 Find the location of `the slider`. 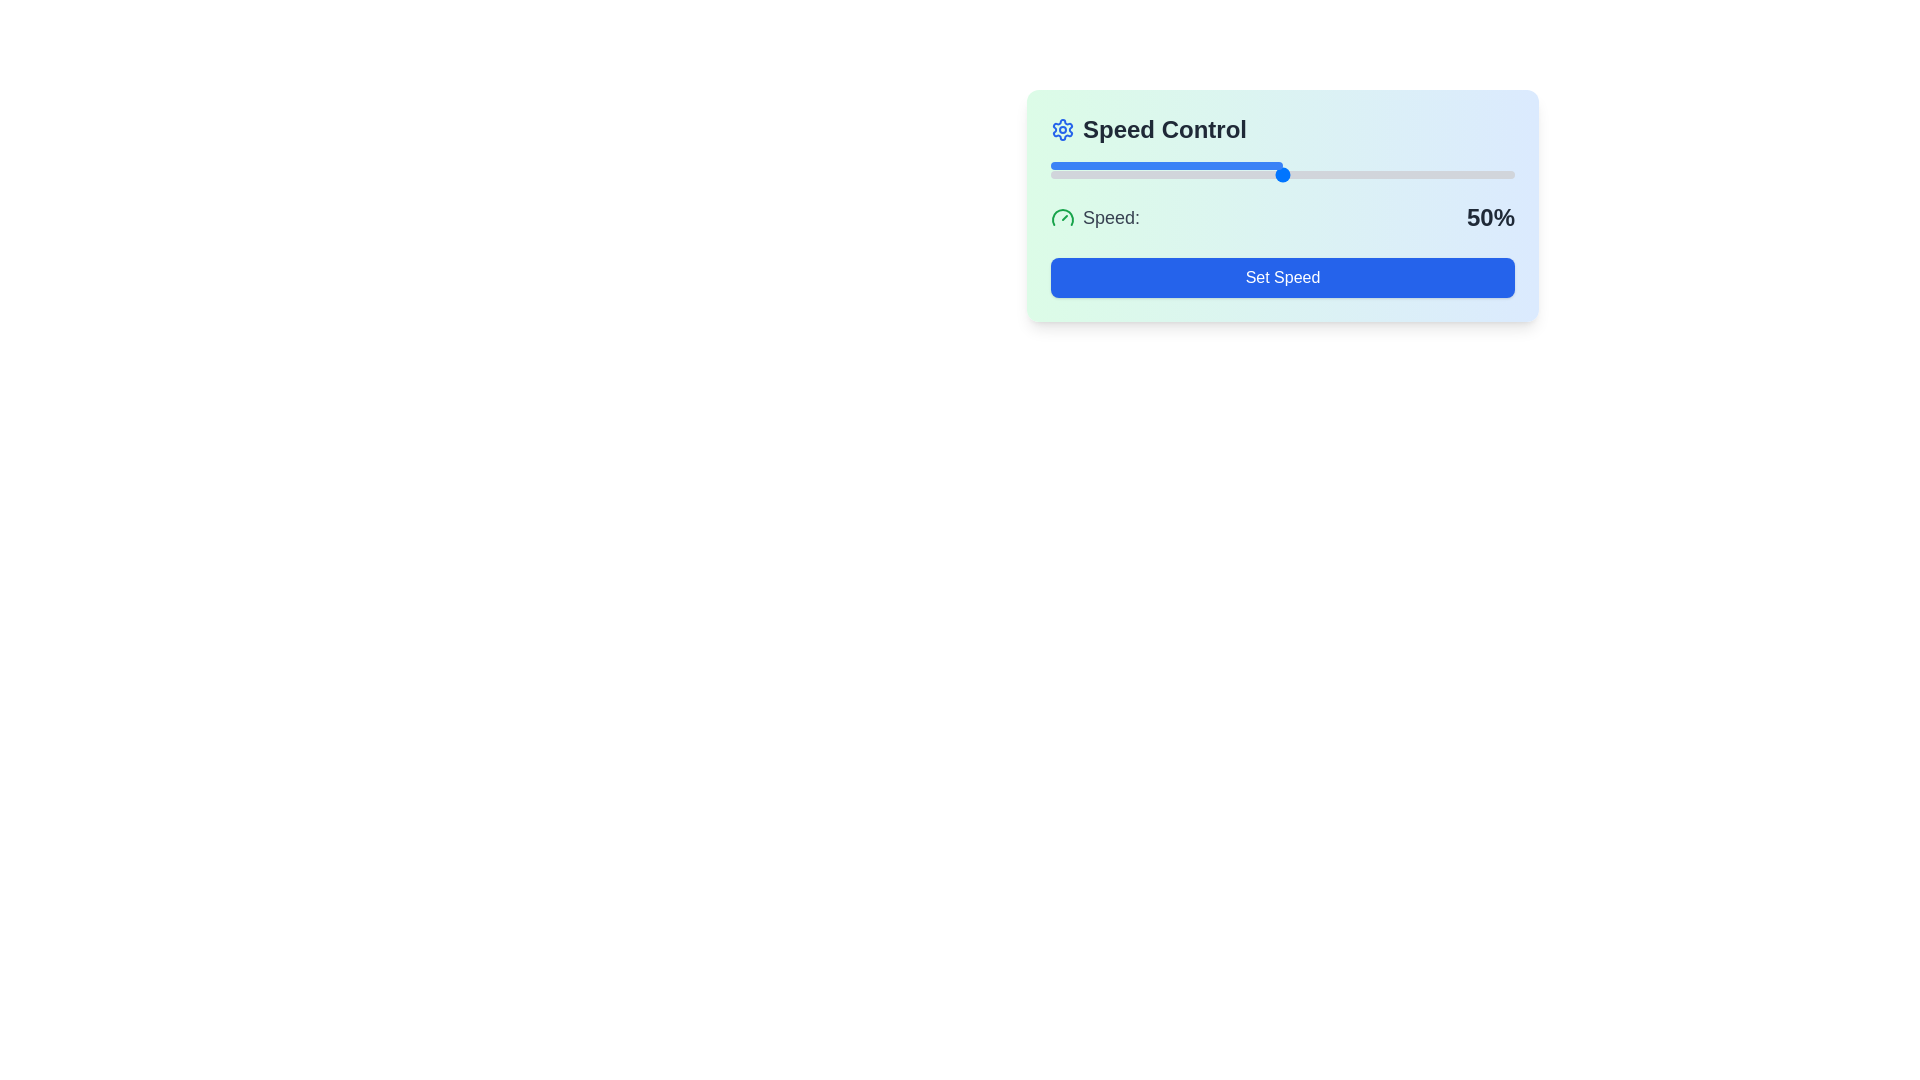

the slider is located at coordinates (1129, 173).